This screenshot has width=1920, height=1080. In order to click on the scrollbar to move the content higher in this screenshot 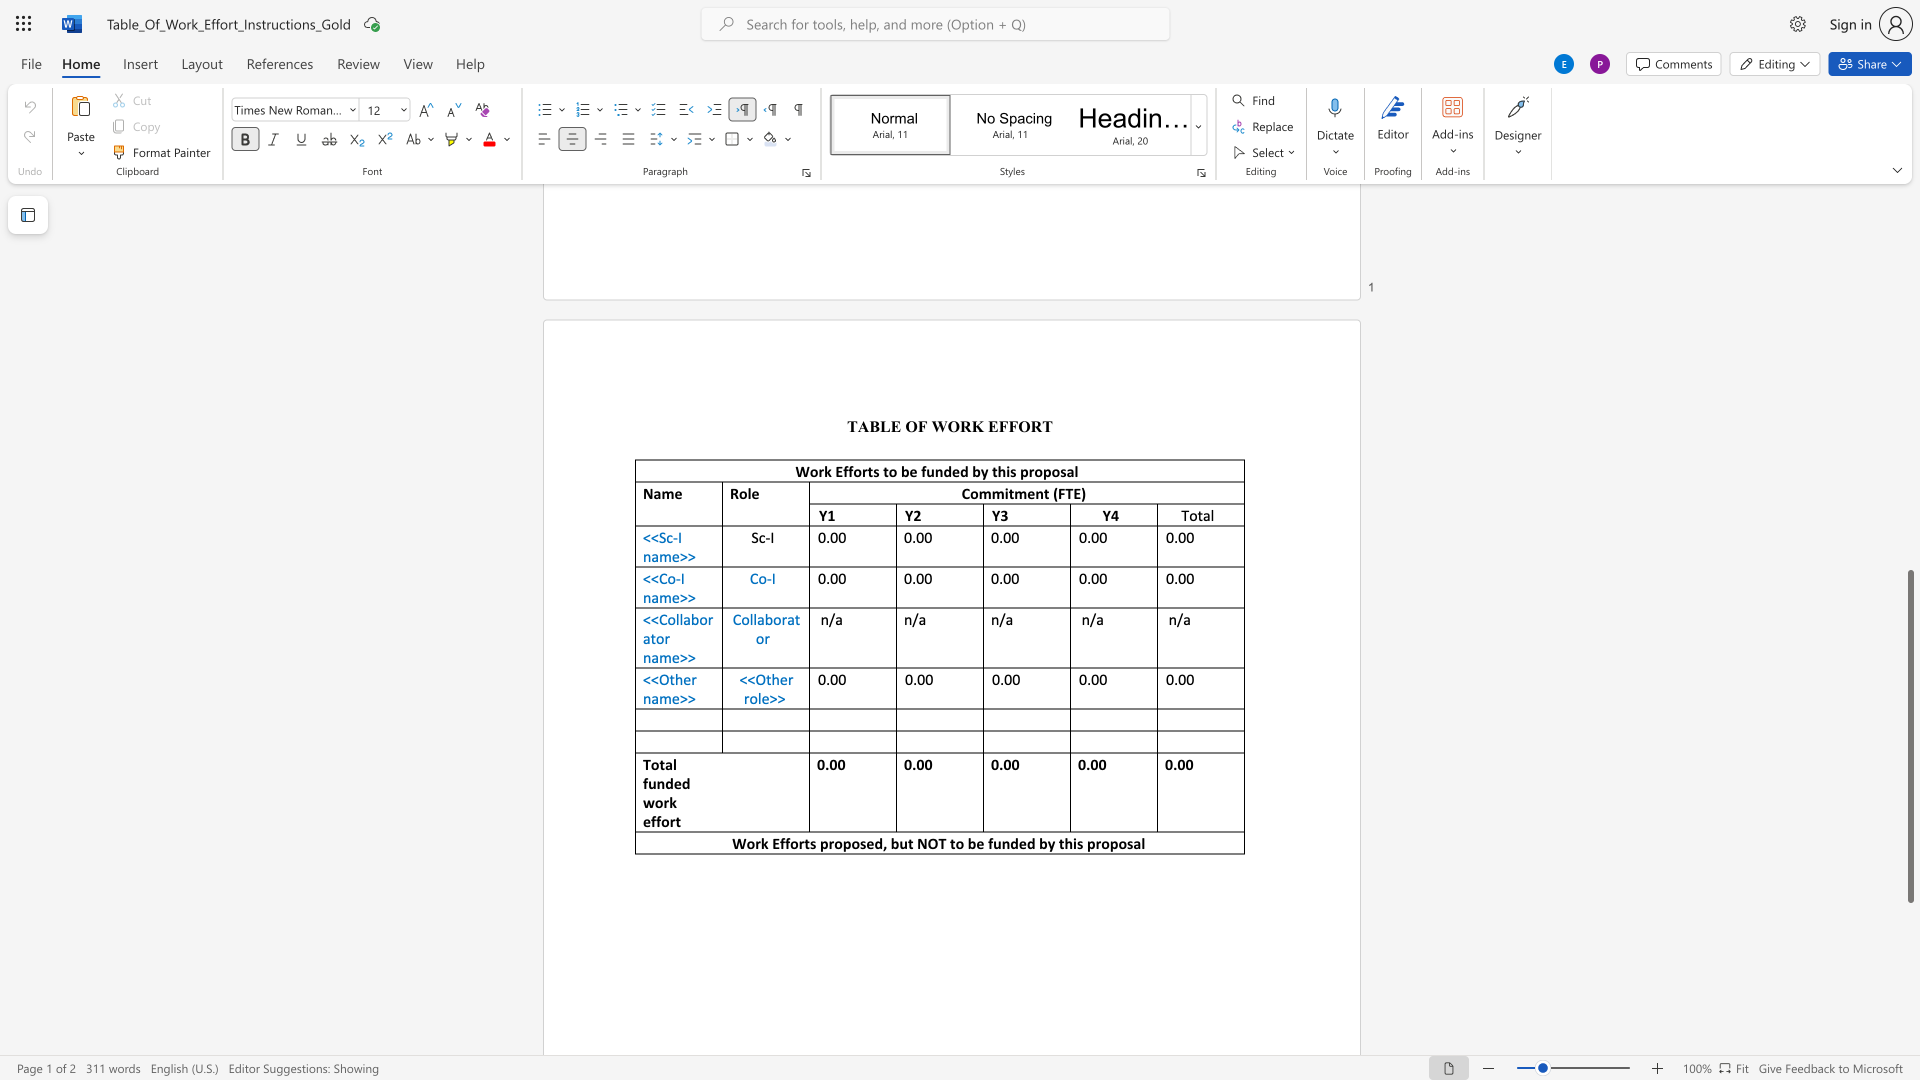, I will do `click(1909, 540)`.